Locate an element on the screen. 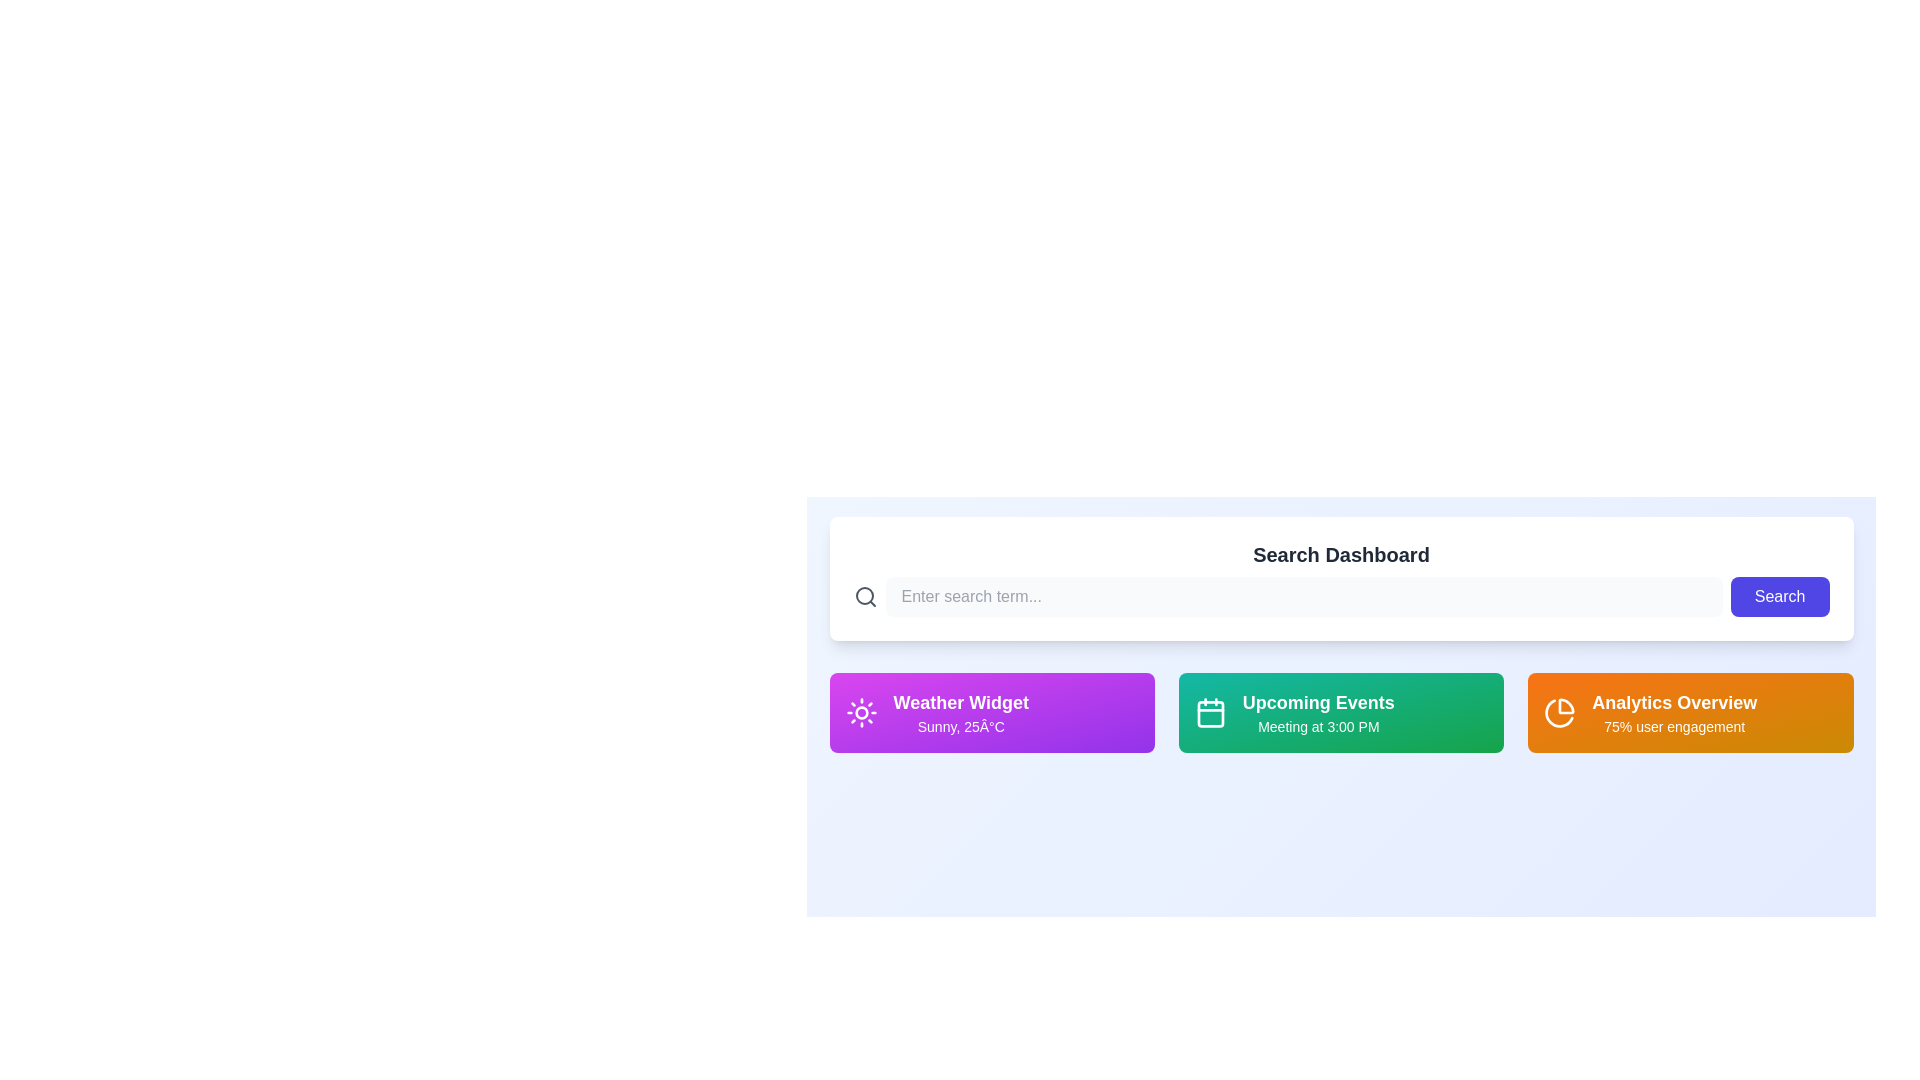 The width and height of the screenshot is (1920, 1080). the bold 'Upcoming Events' text label displayed in white font on a green background, which is centrally located in the dashboard layout is located at coordinates (1318, 701).